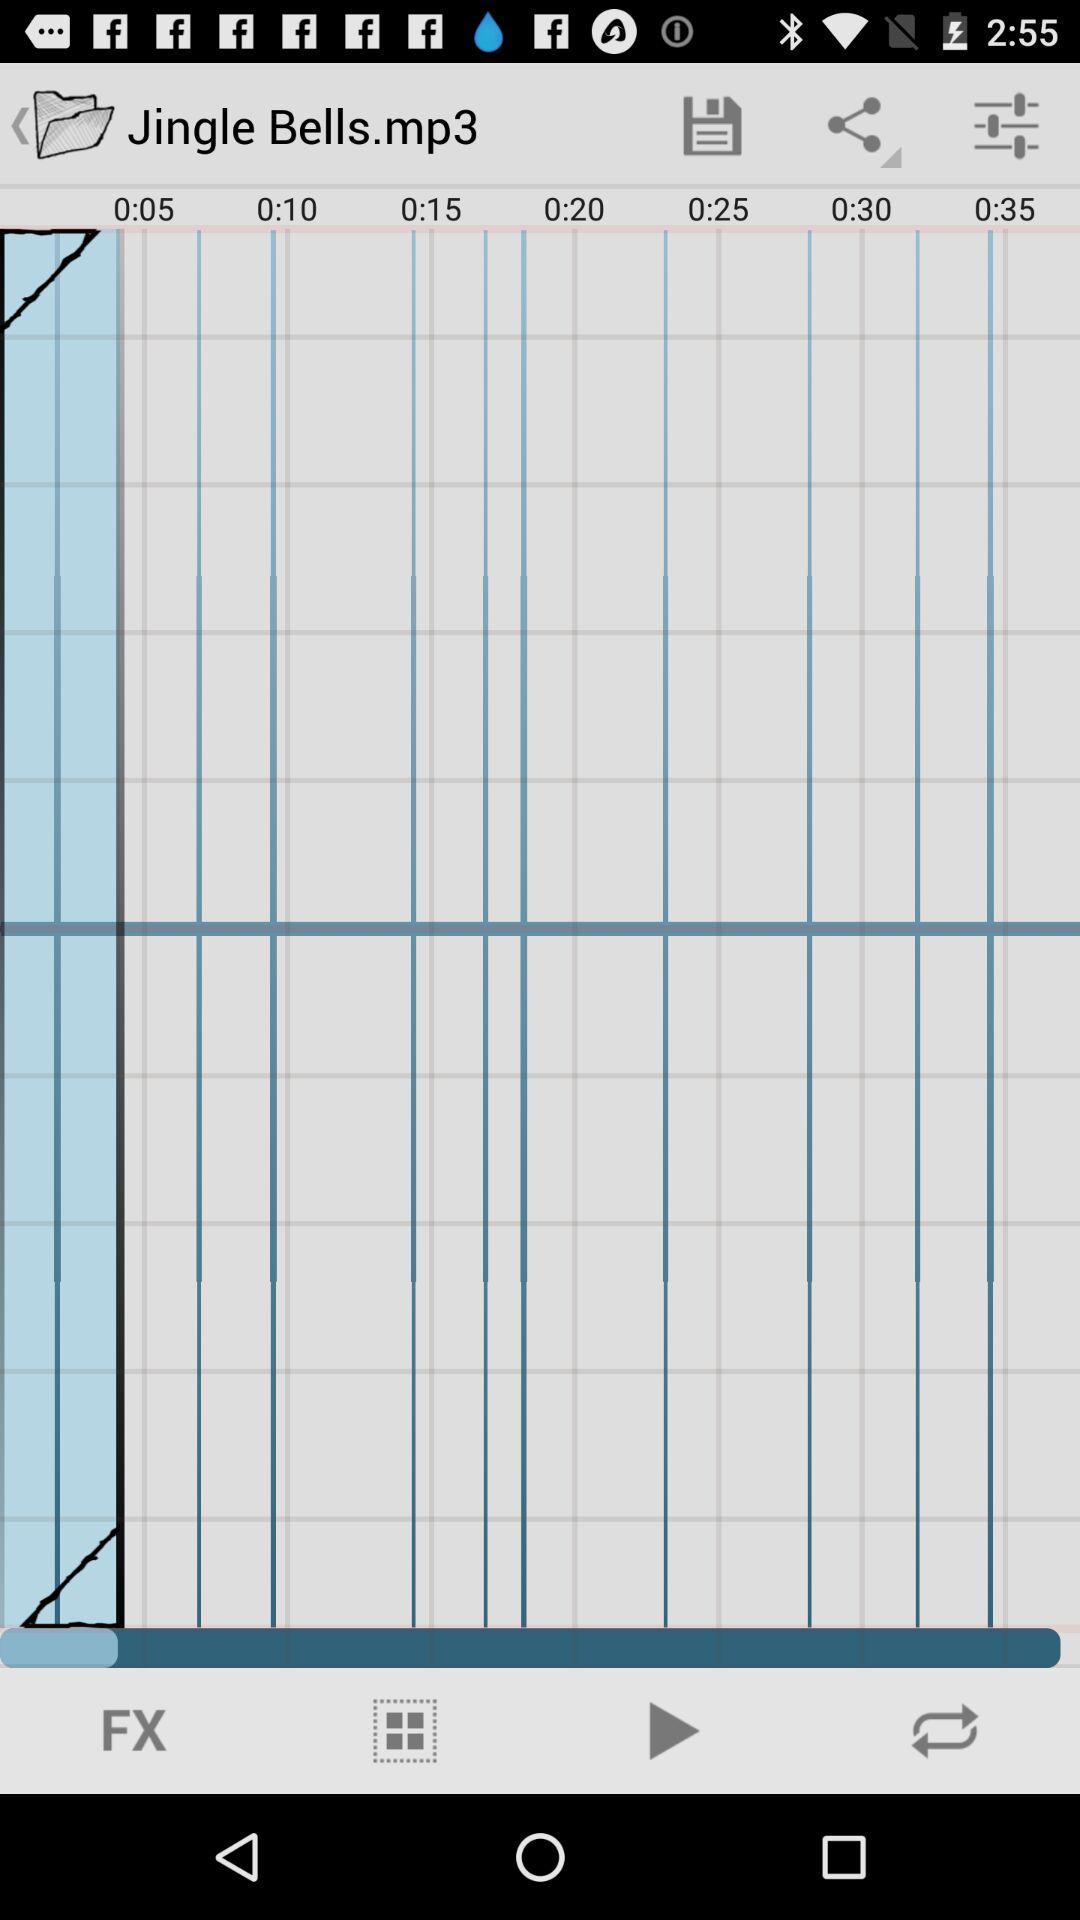 The image size is (1080, 1920). I want to click on icon at the bottom right corner, so click(945, 1730).